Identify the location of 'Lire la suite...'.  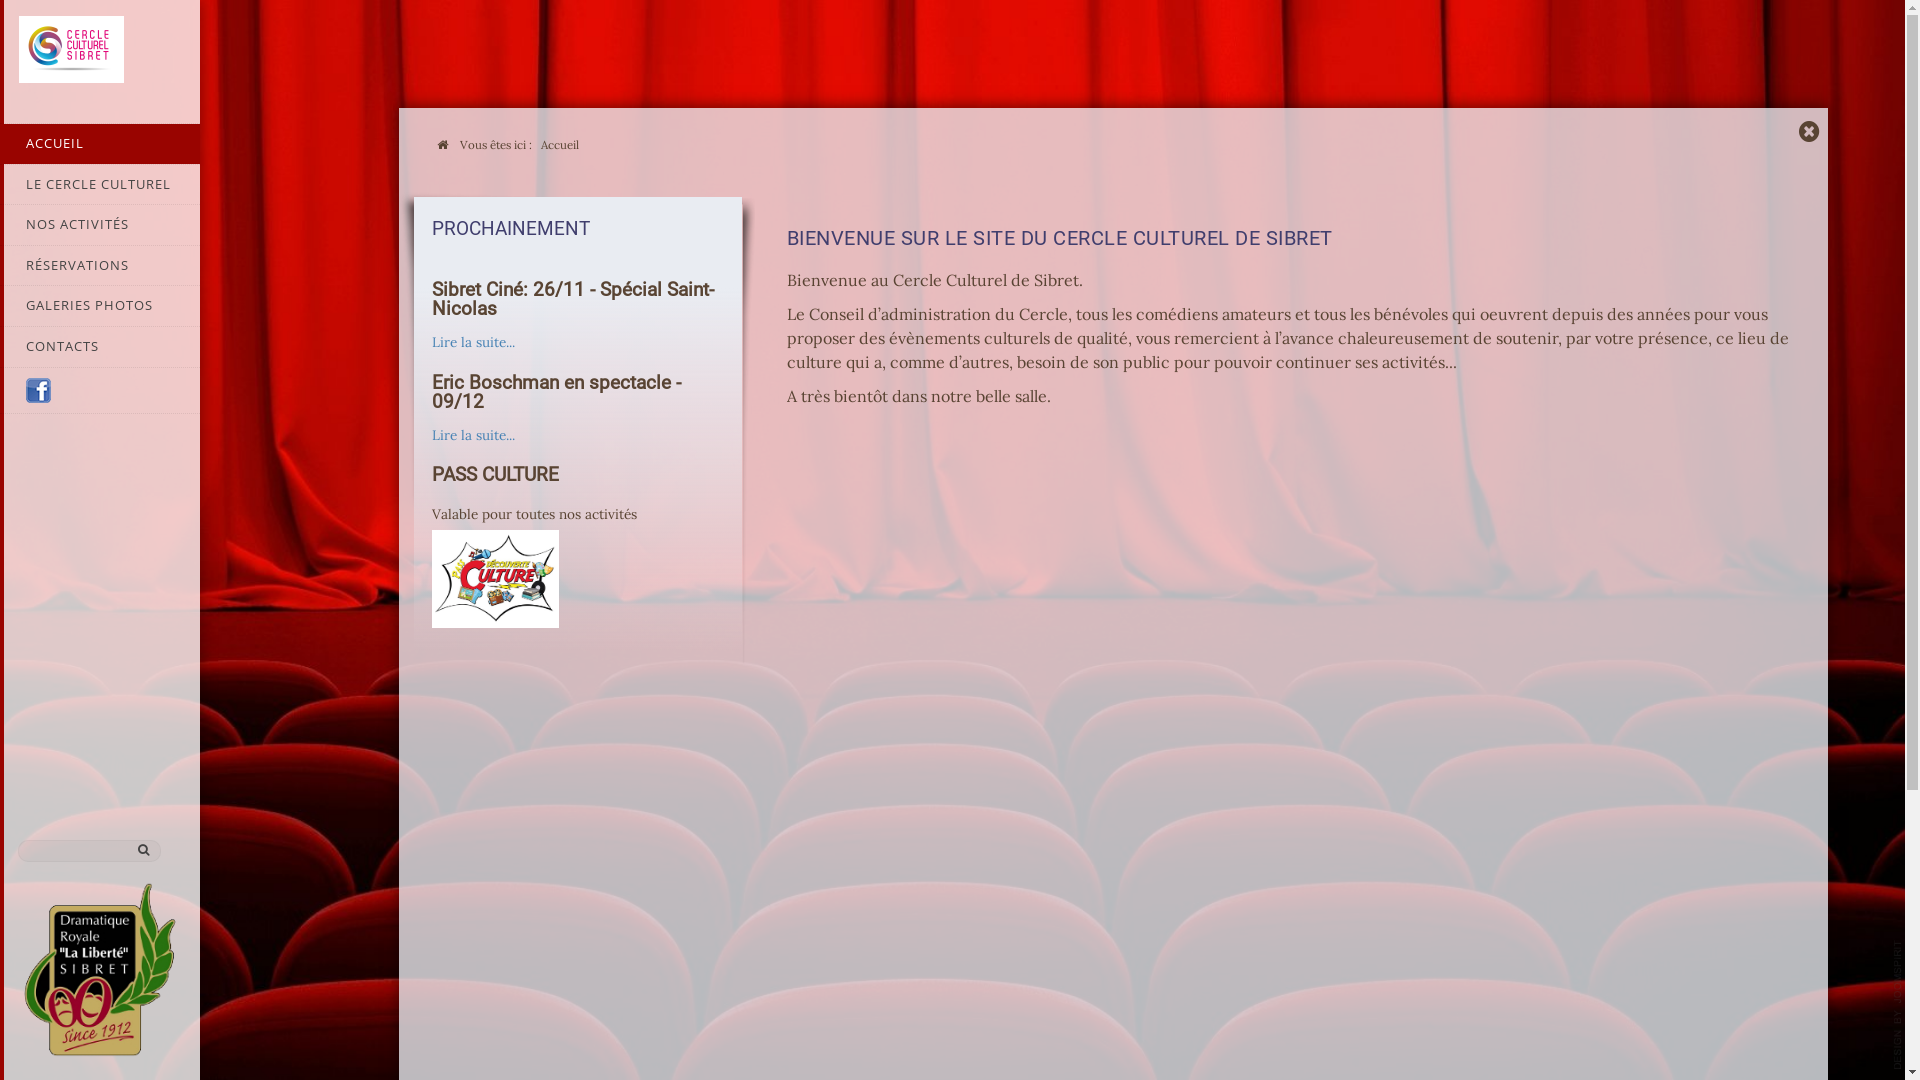
(431, 434).